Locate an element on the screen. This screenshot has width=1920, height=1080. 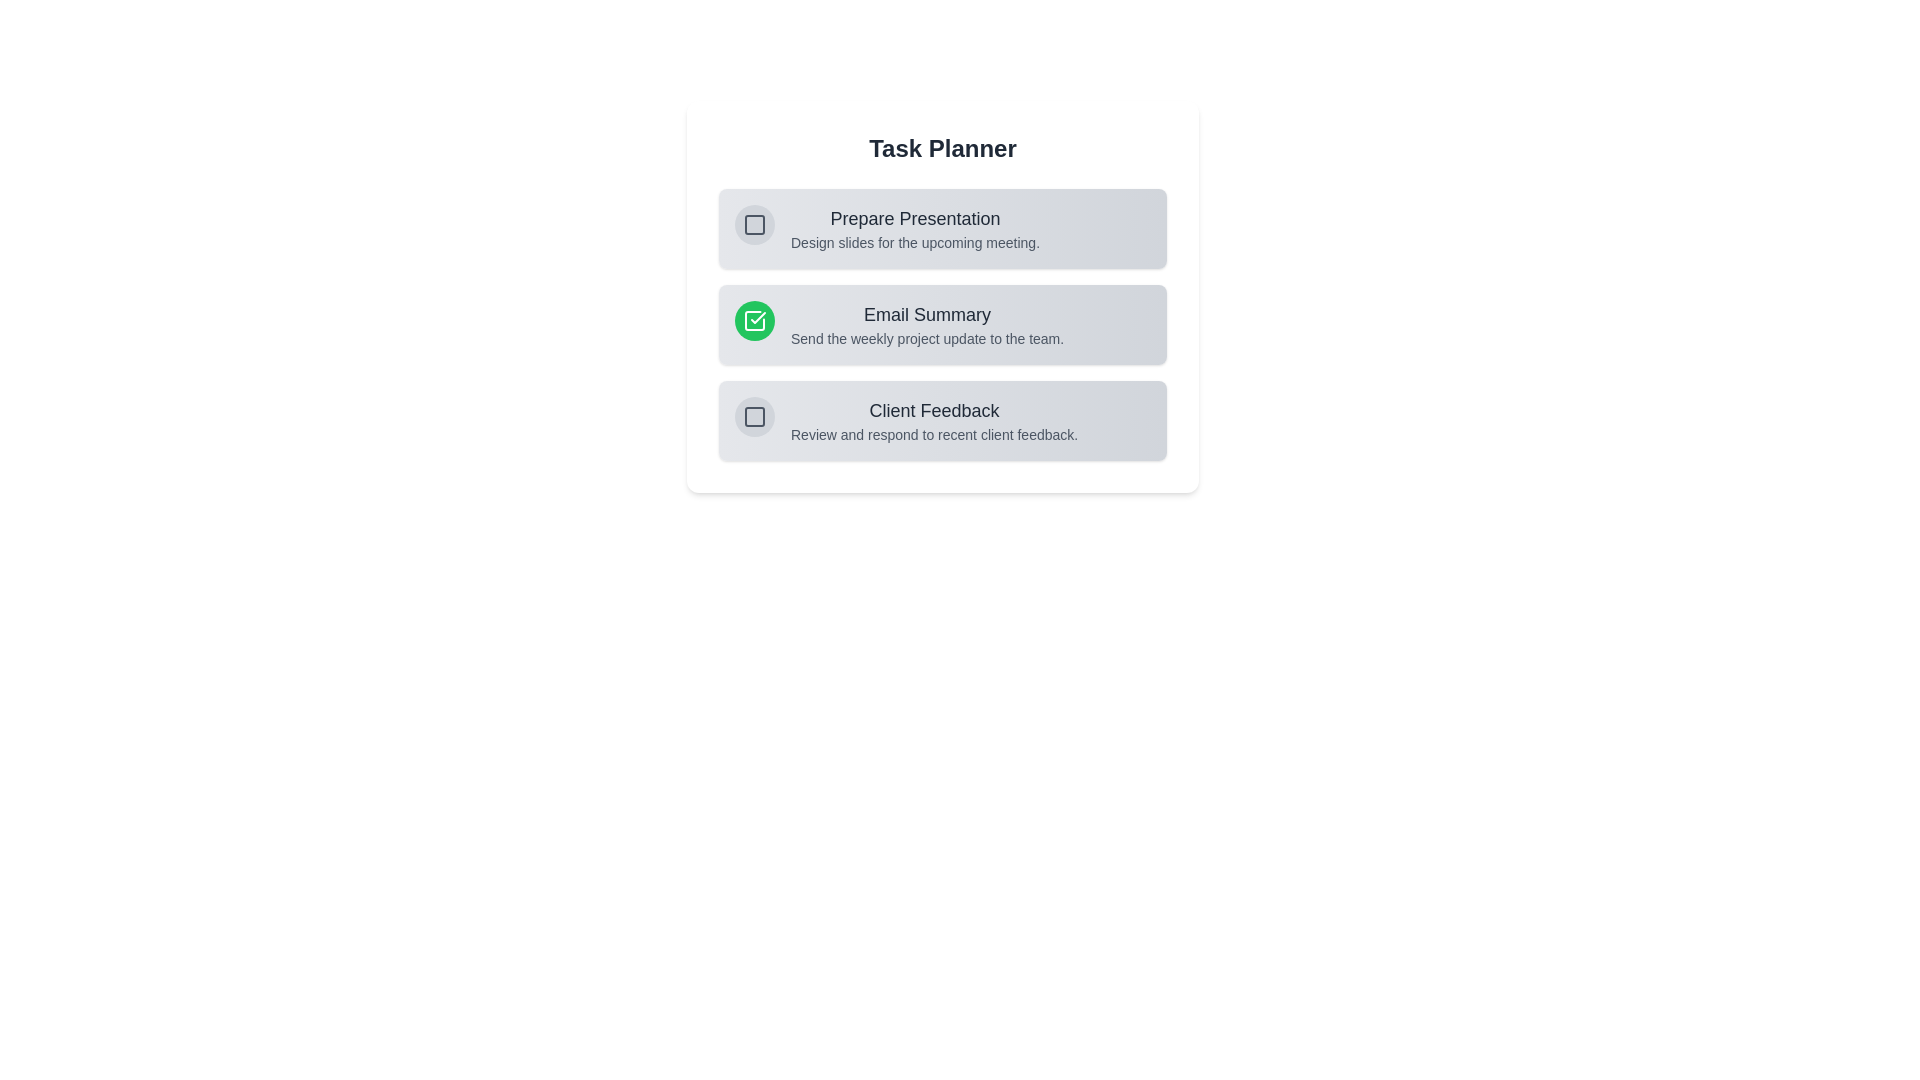
the task with title 'Email Summary' to observe its hover effect is located at coordinates (941, 323).